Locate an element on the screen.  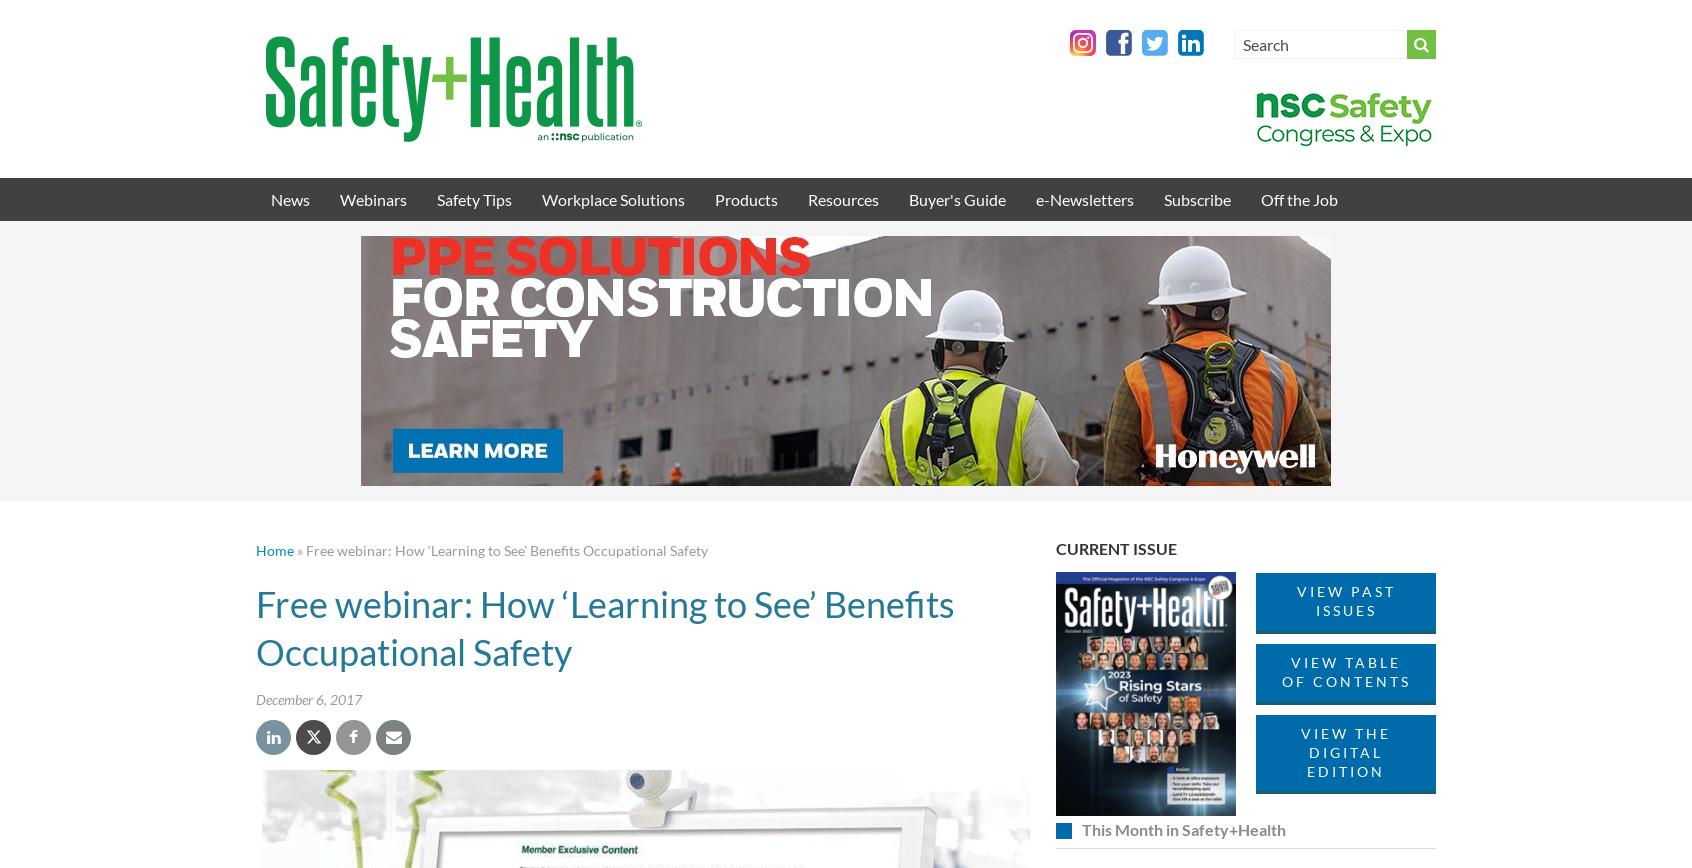
'» Free webinar: How ‘Learning to See’ Benefits Occupational Safety' is located at coordinates (501, 550).